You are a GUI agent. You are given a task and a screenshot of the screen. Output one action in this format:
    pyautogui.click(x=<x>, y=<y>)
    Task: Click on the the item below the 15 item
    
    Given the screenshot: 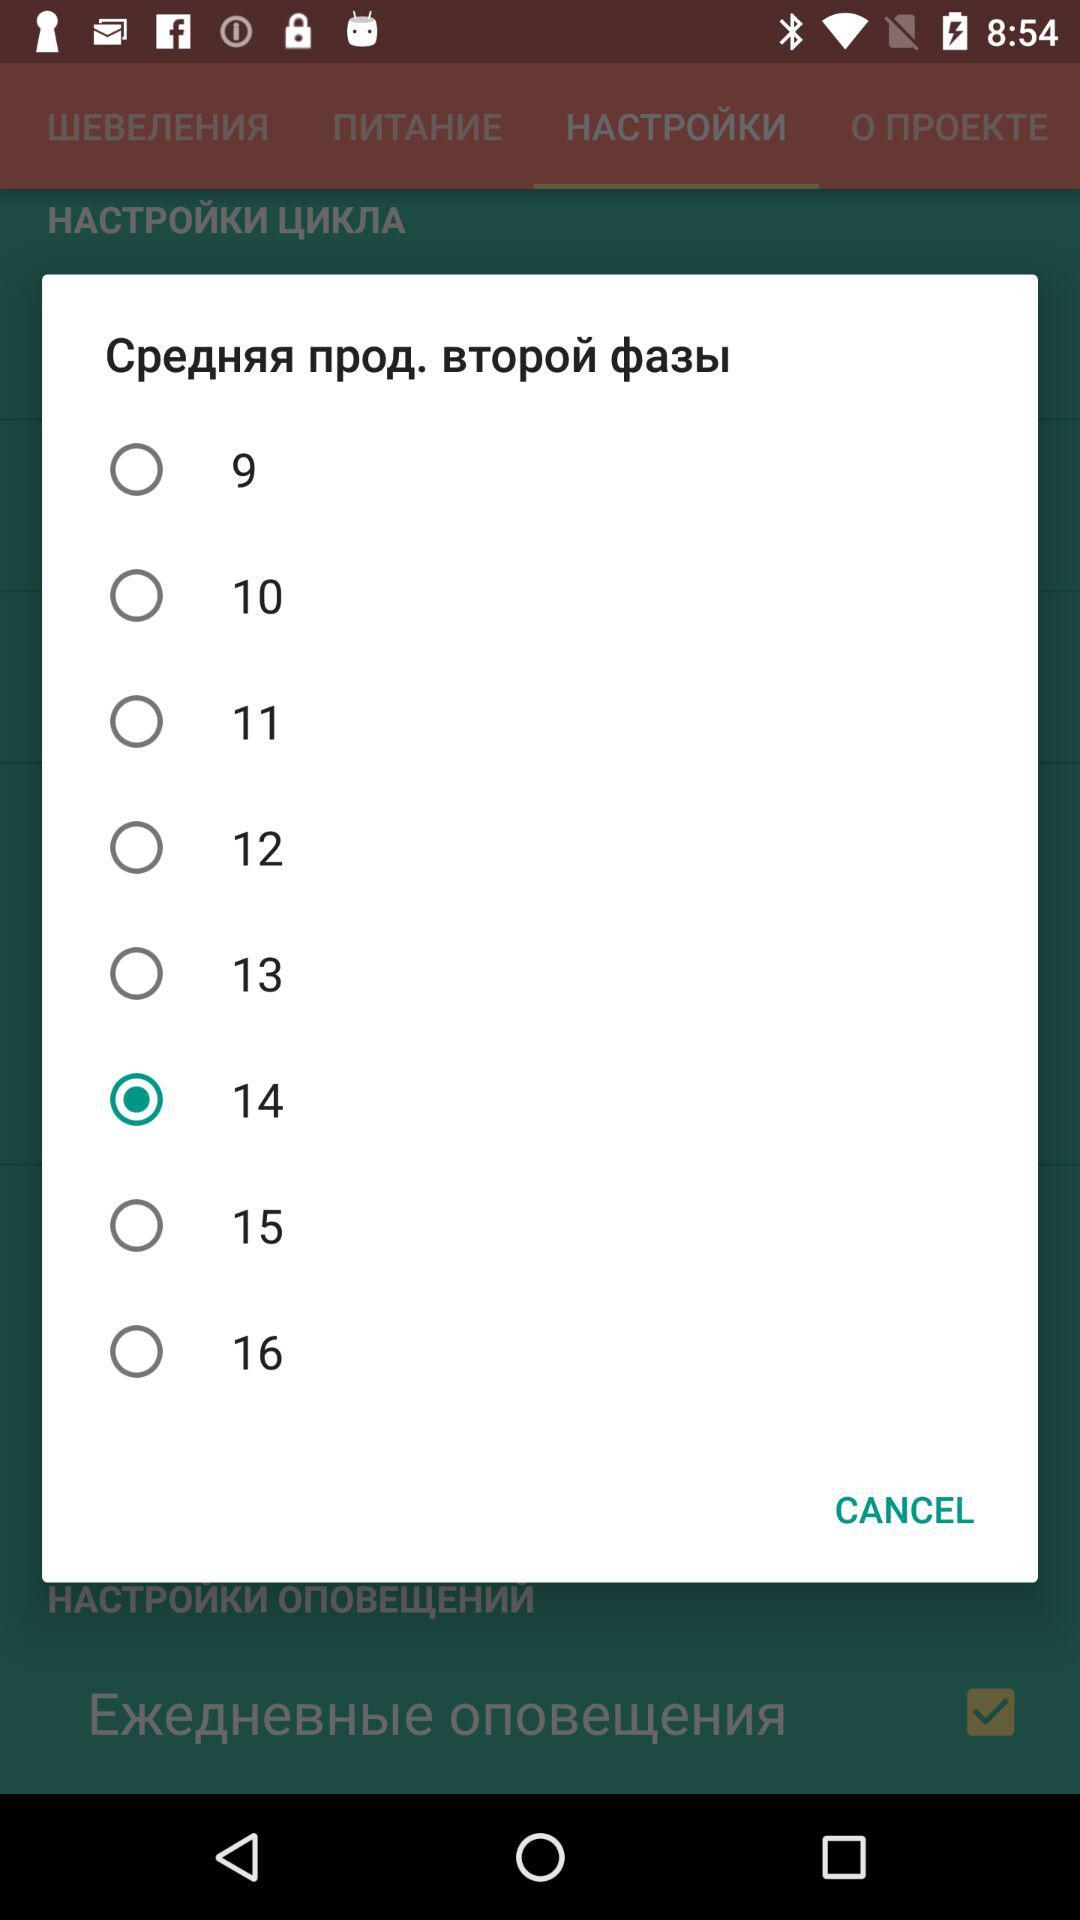 What is the action you would take?
    pyautogui.click(x=540, y=1351)
    